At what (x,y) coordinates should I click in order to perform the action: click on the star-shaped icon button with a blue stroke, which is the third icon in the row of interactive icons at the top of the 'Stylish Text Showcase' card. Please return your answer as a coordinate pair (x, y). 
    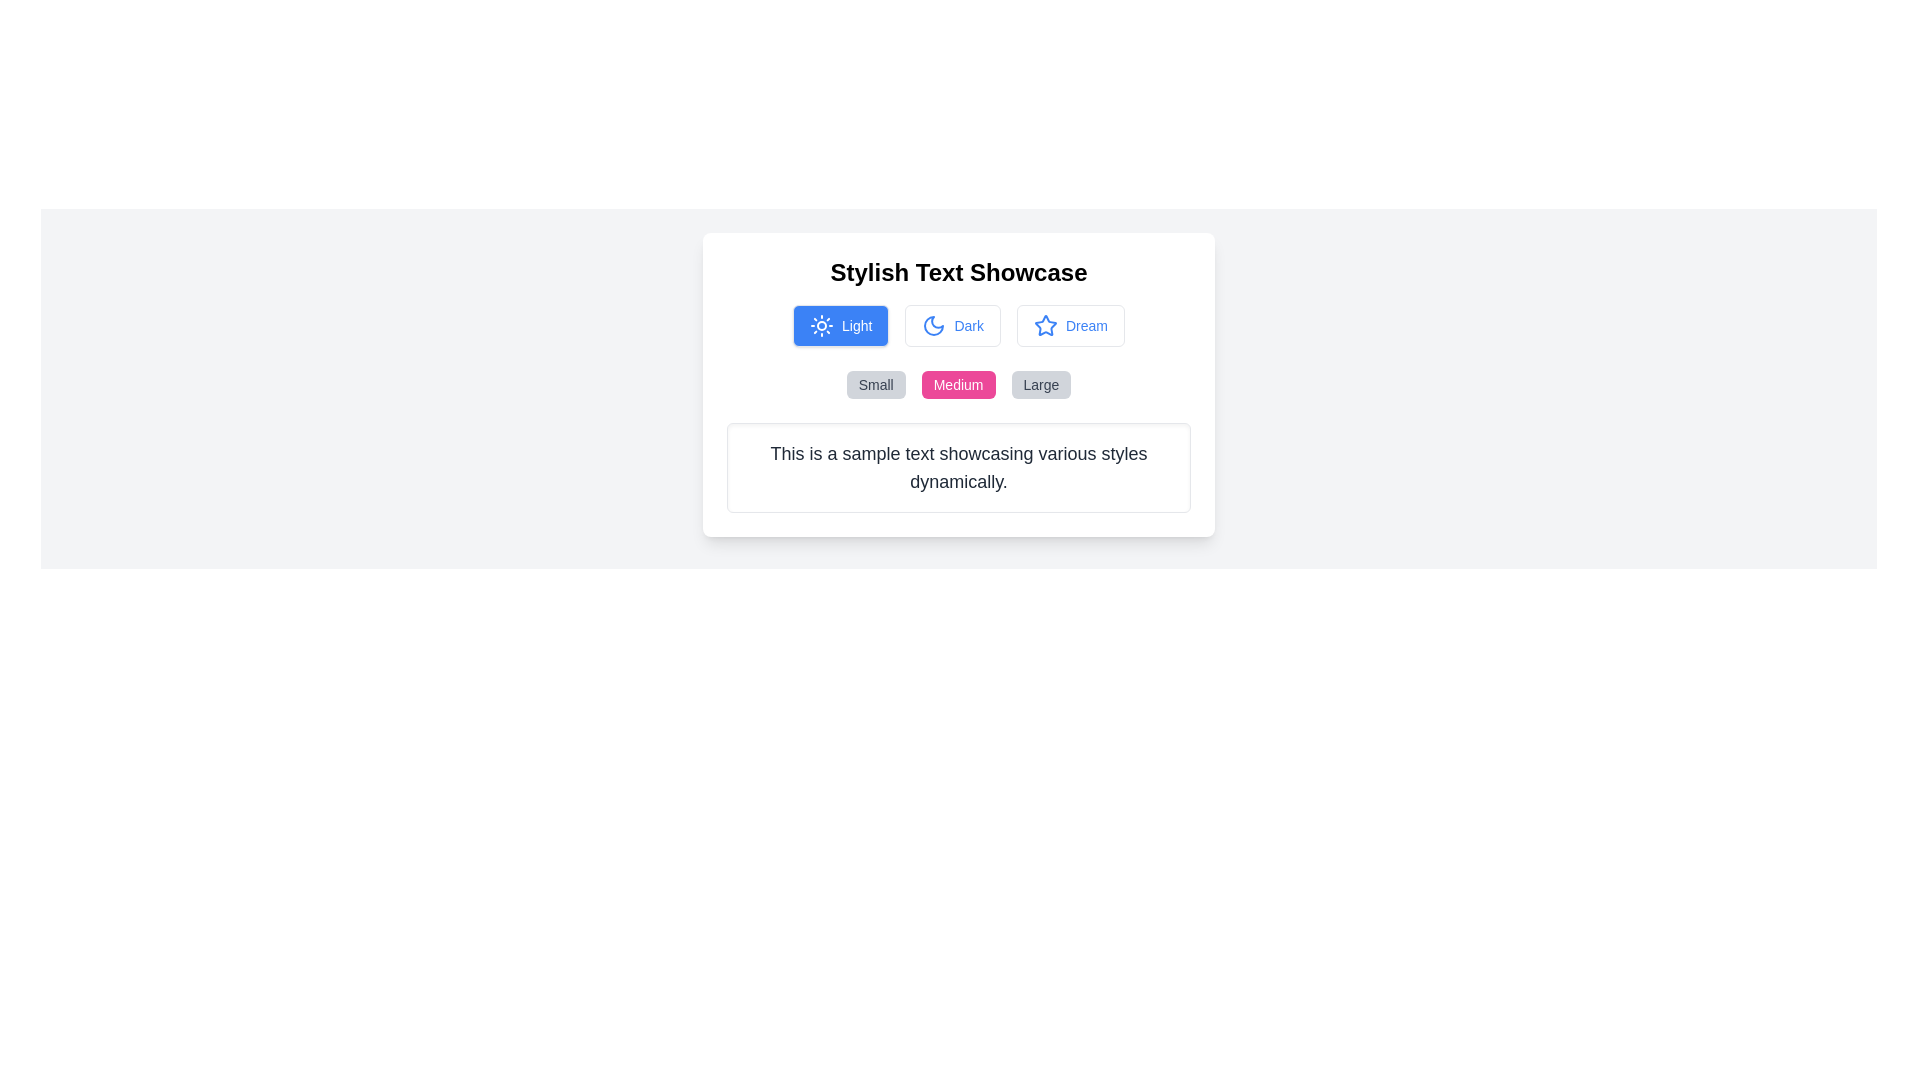
    Looking at the image, I should click on (1045, 324).